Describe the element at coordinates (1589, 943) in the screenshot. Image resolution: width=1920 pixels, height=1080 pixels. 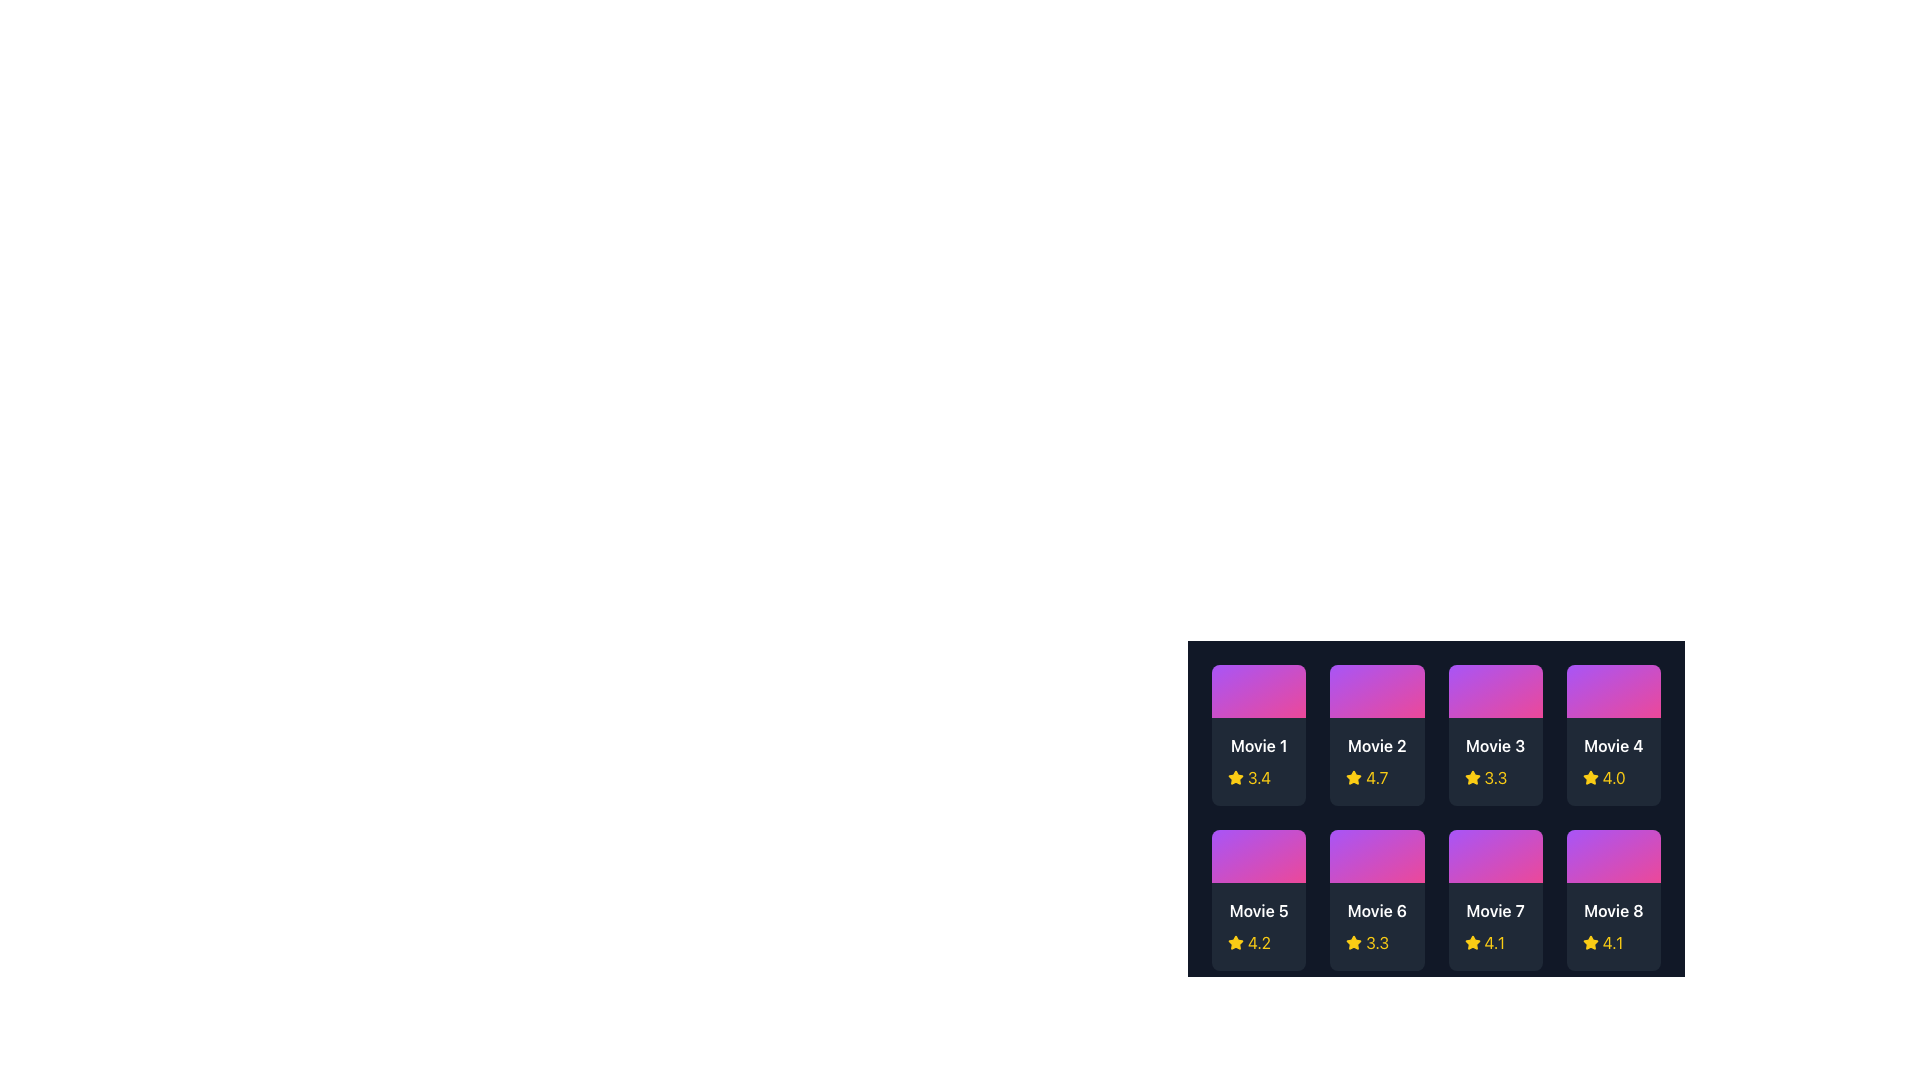
I see `the yellow, star-shaped icon located to the left of the numerical rating text '4.1' beneath the label 'Movie 8'` at that location.